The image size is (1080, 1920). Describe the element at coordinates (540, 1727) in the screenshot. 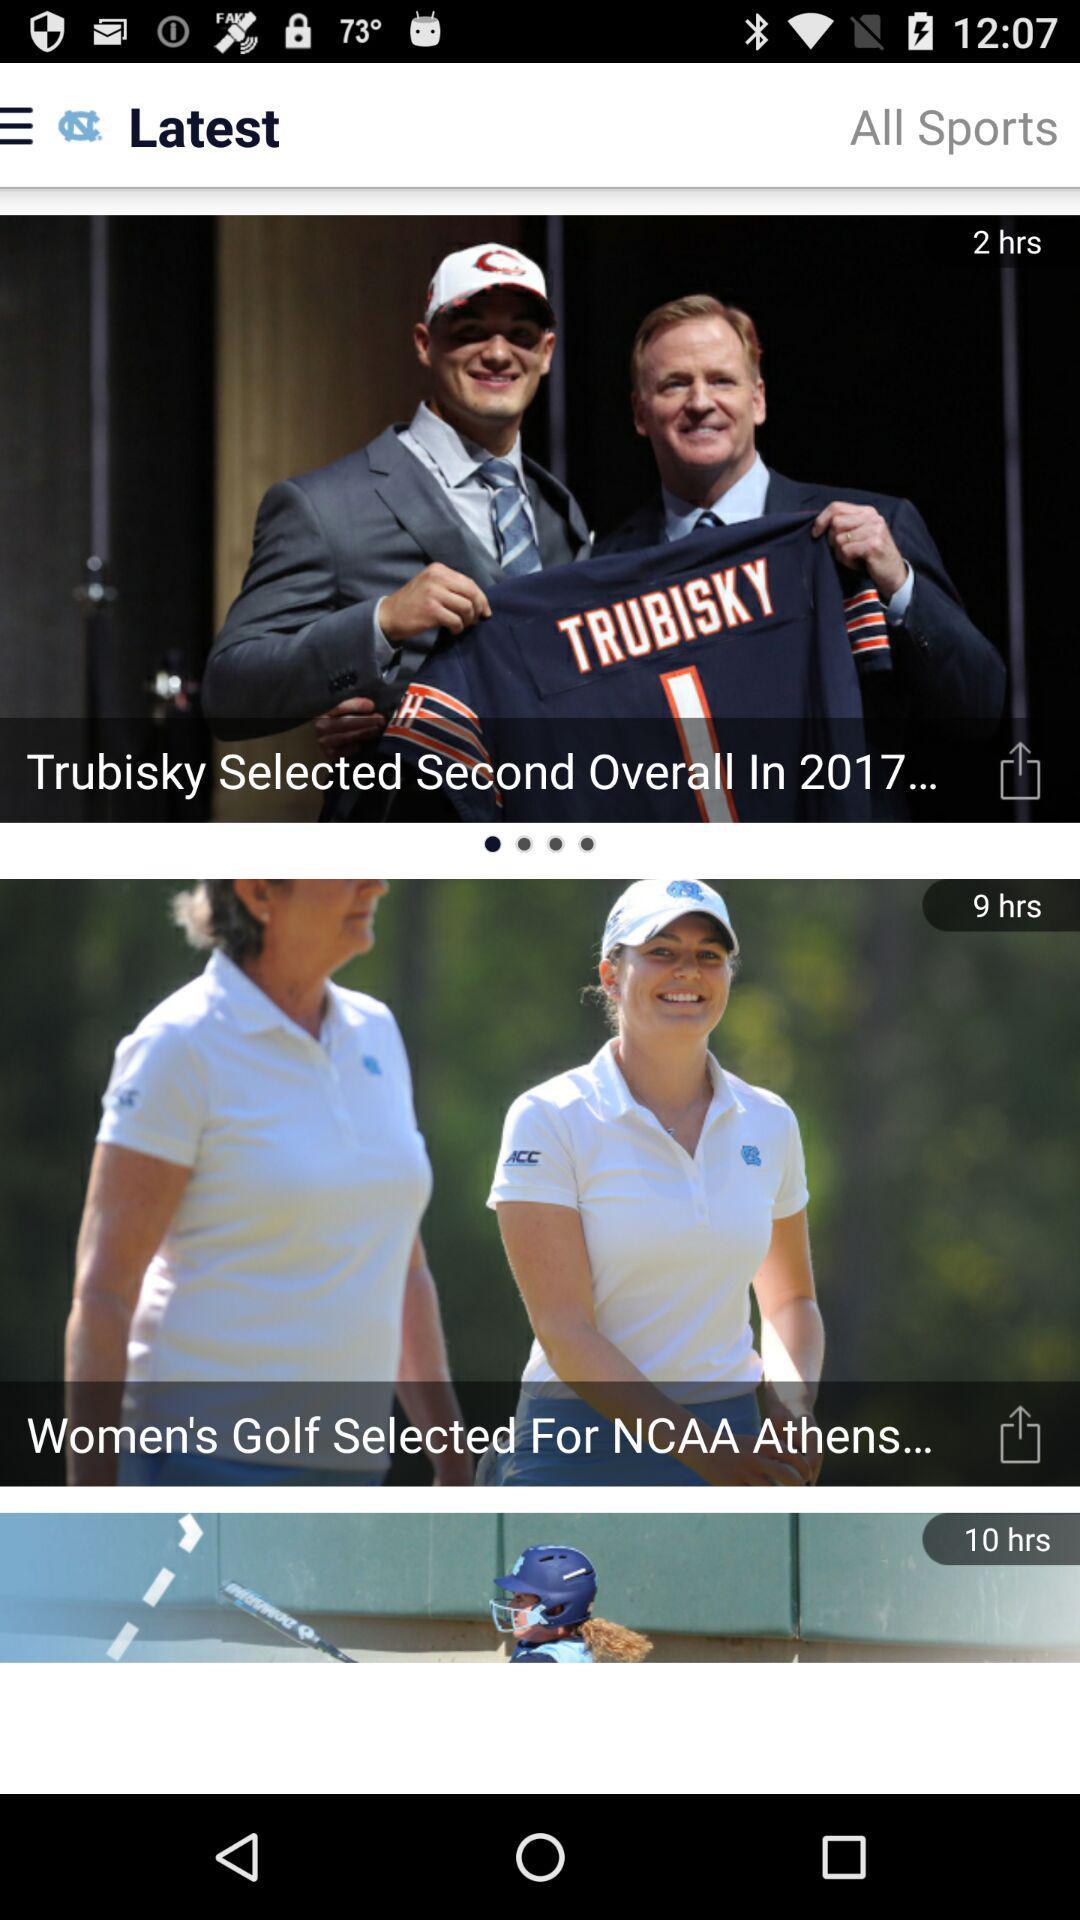

I see `advertisement block` at that location.